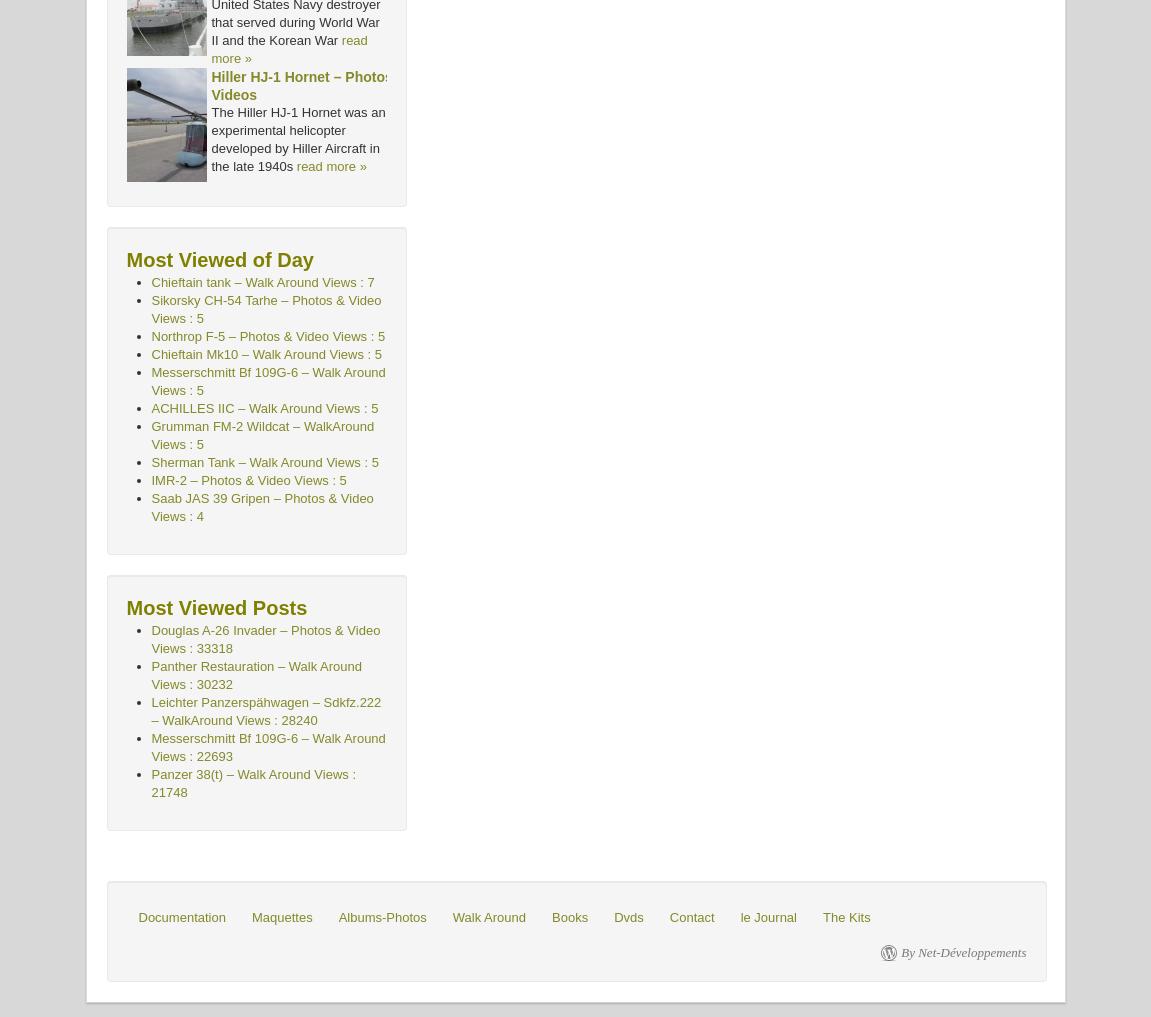 This screenshot has height=1017, width=1151. What do you see at coordinates (265, 639) in the screenshot?
I see `'Douglas A-26 Invader – Photos & Video Views : 33318'` at bounding box center [265, 639].